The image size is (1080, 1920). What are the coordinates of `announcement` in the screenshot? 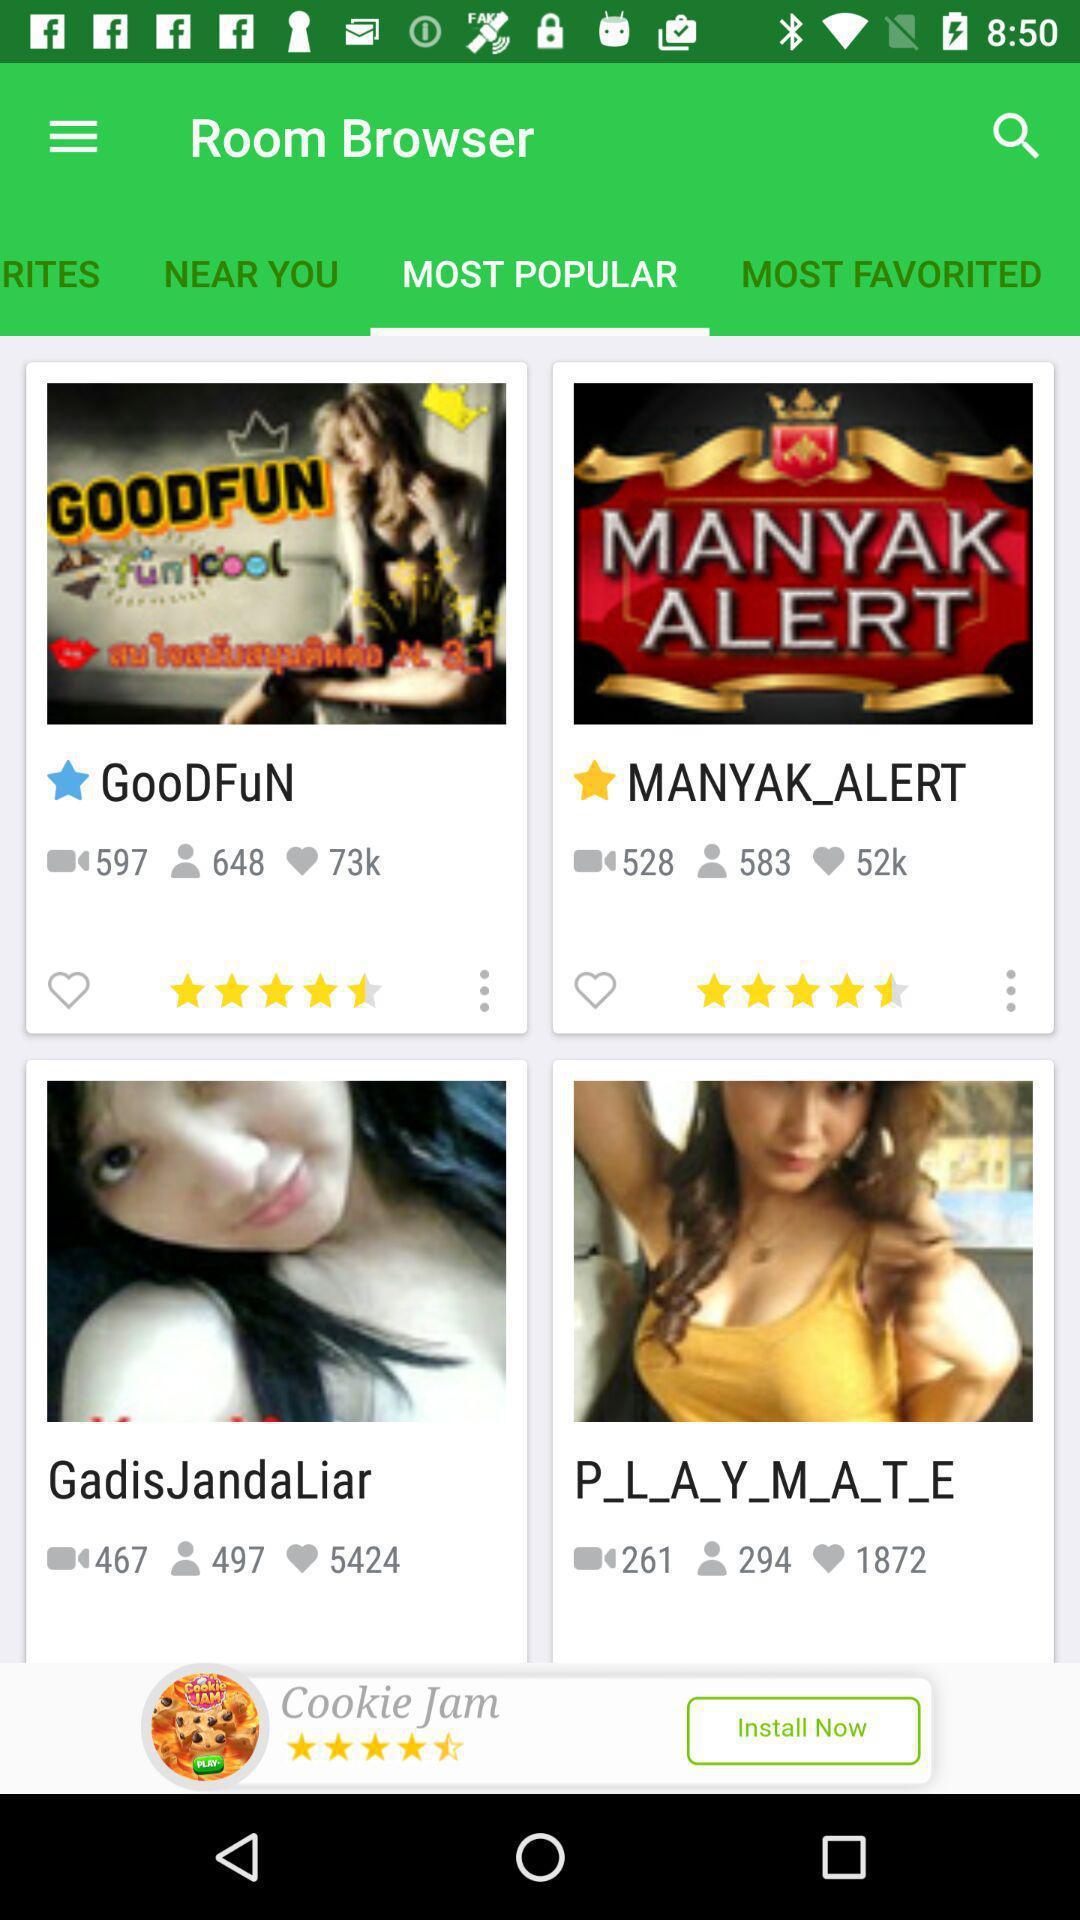 It's located at (540, 1727).